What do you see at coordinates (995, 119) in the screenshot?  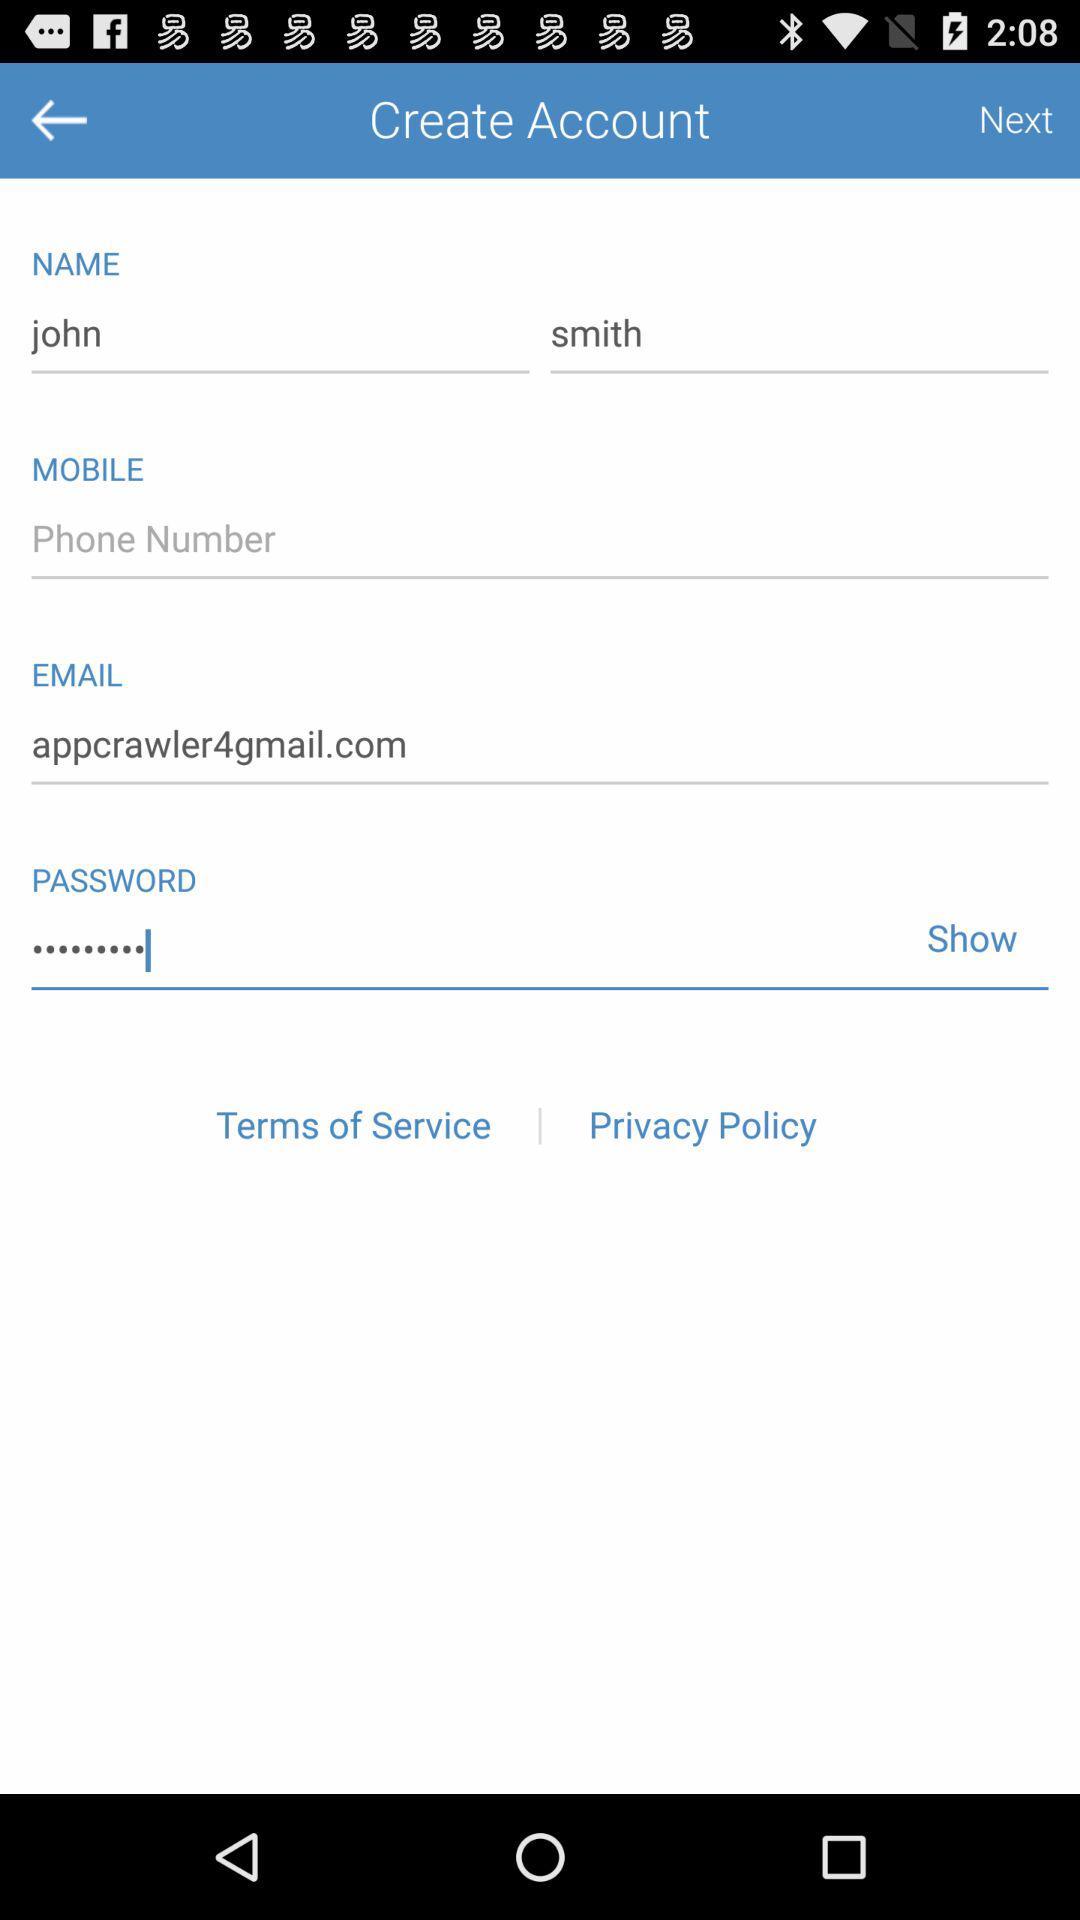 I see `the next icon` at bounding box center [995, 119].